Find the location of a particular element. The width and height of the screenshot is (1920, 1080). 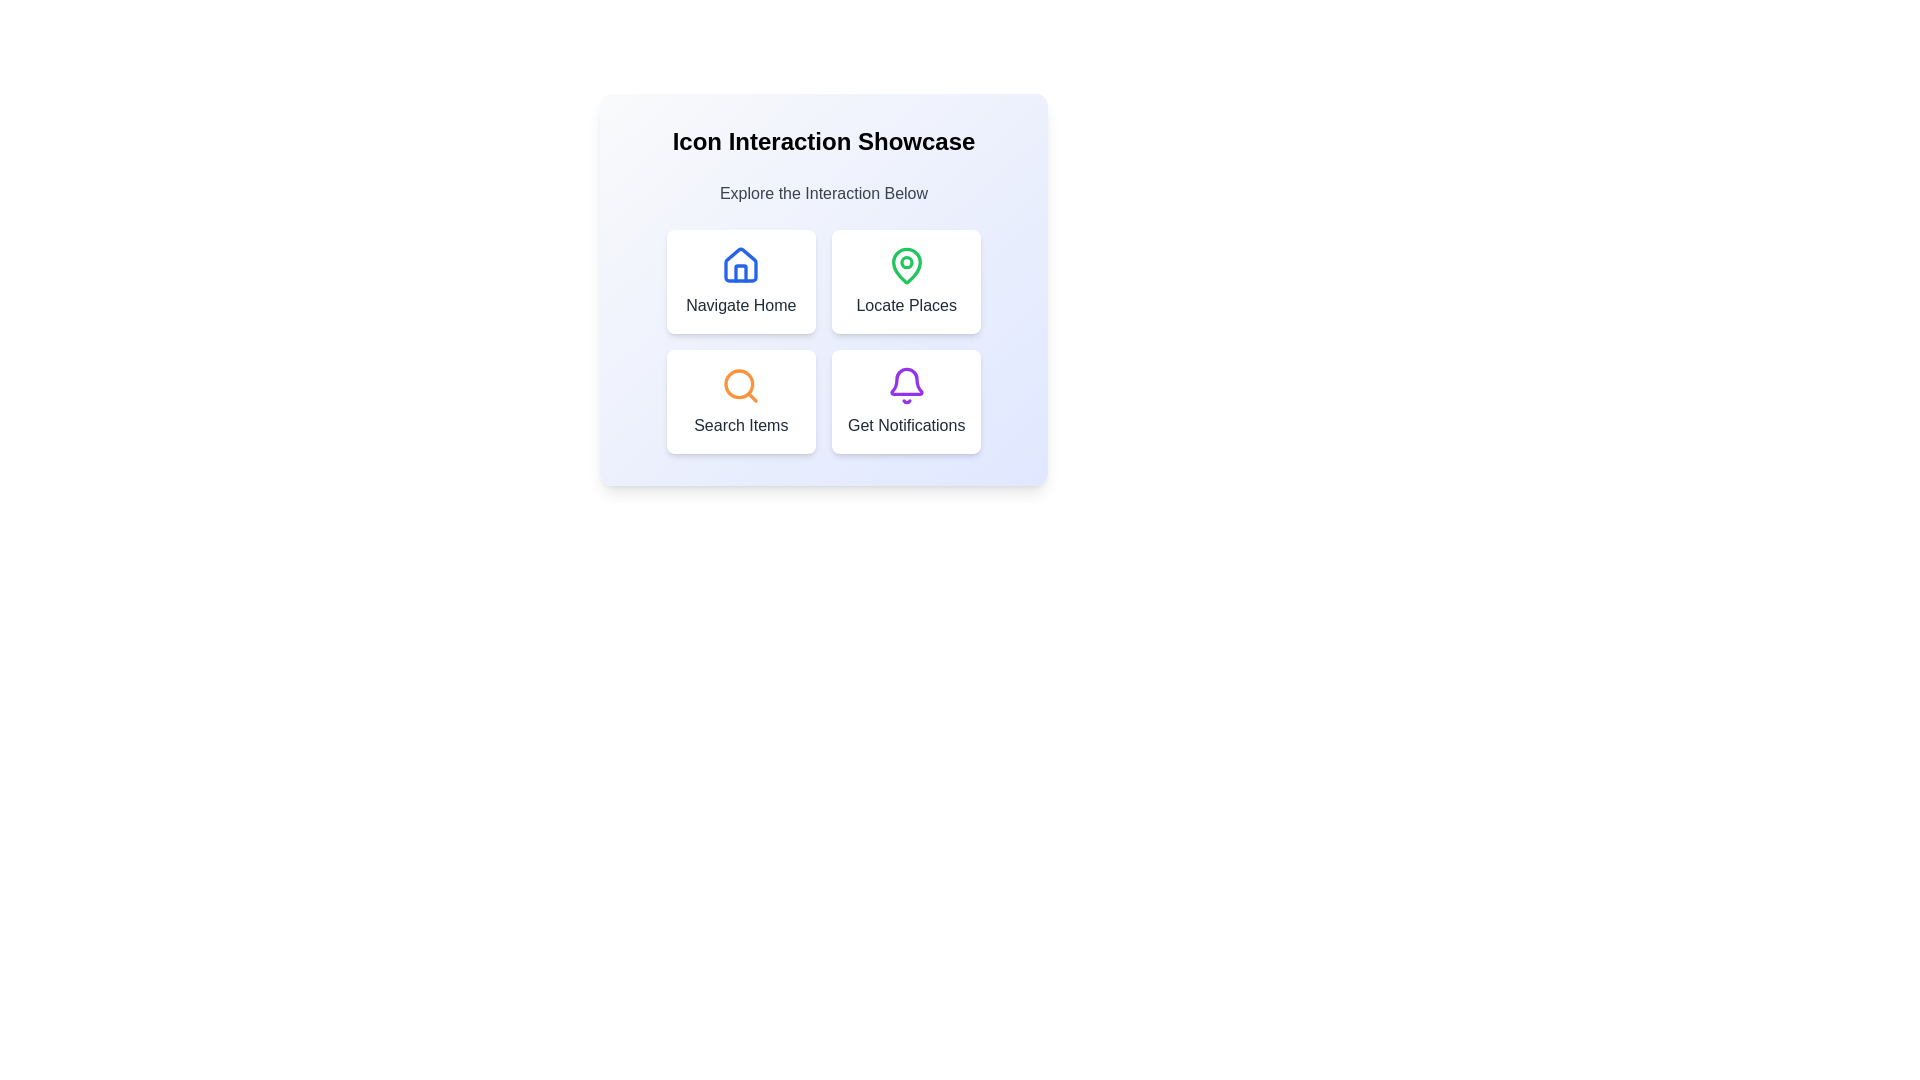

the Text label that describes the navigation functionality beneath the house icon in the top-left quadrant of the grid is located at coordinates (740, 305).